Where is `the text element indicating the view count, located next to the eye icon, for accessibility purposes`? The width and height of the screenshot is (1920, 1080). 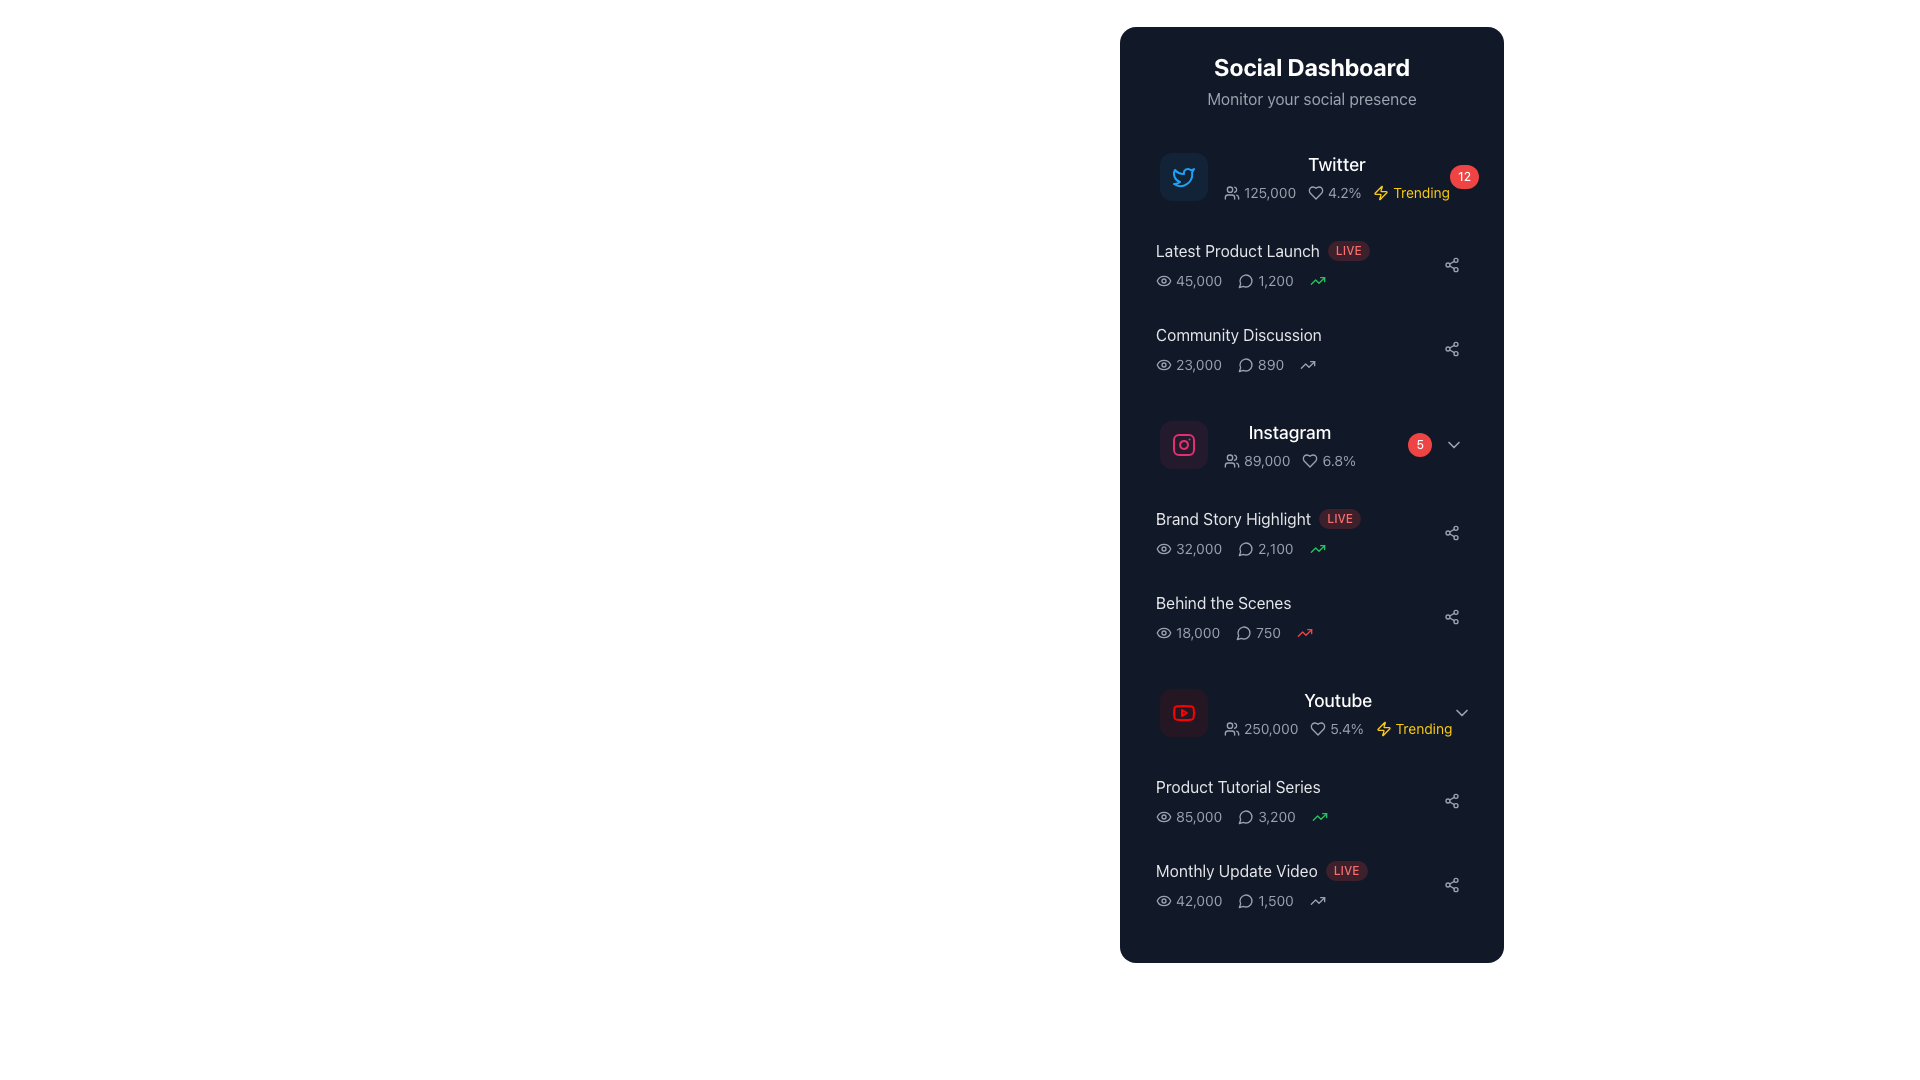
the text element indicating the view count, located next to the eye icon, for accessibility purposes is located at coordinates (1189, 281).